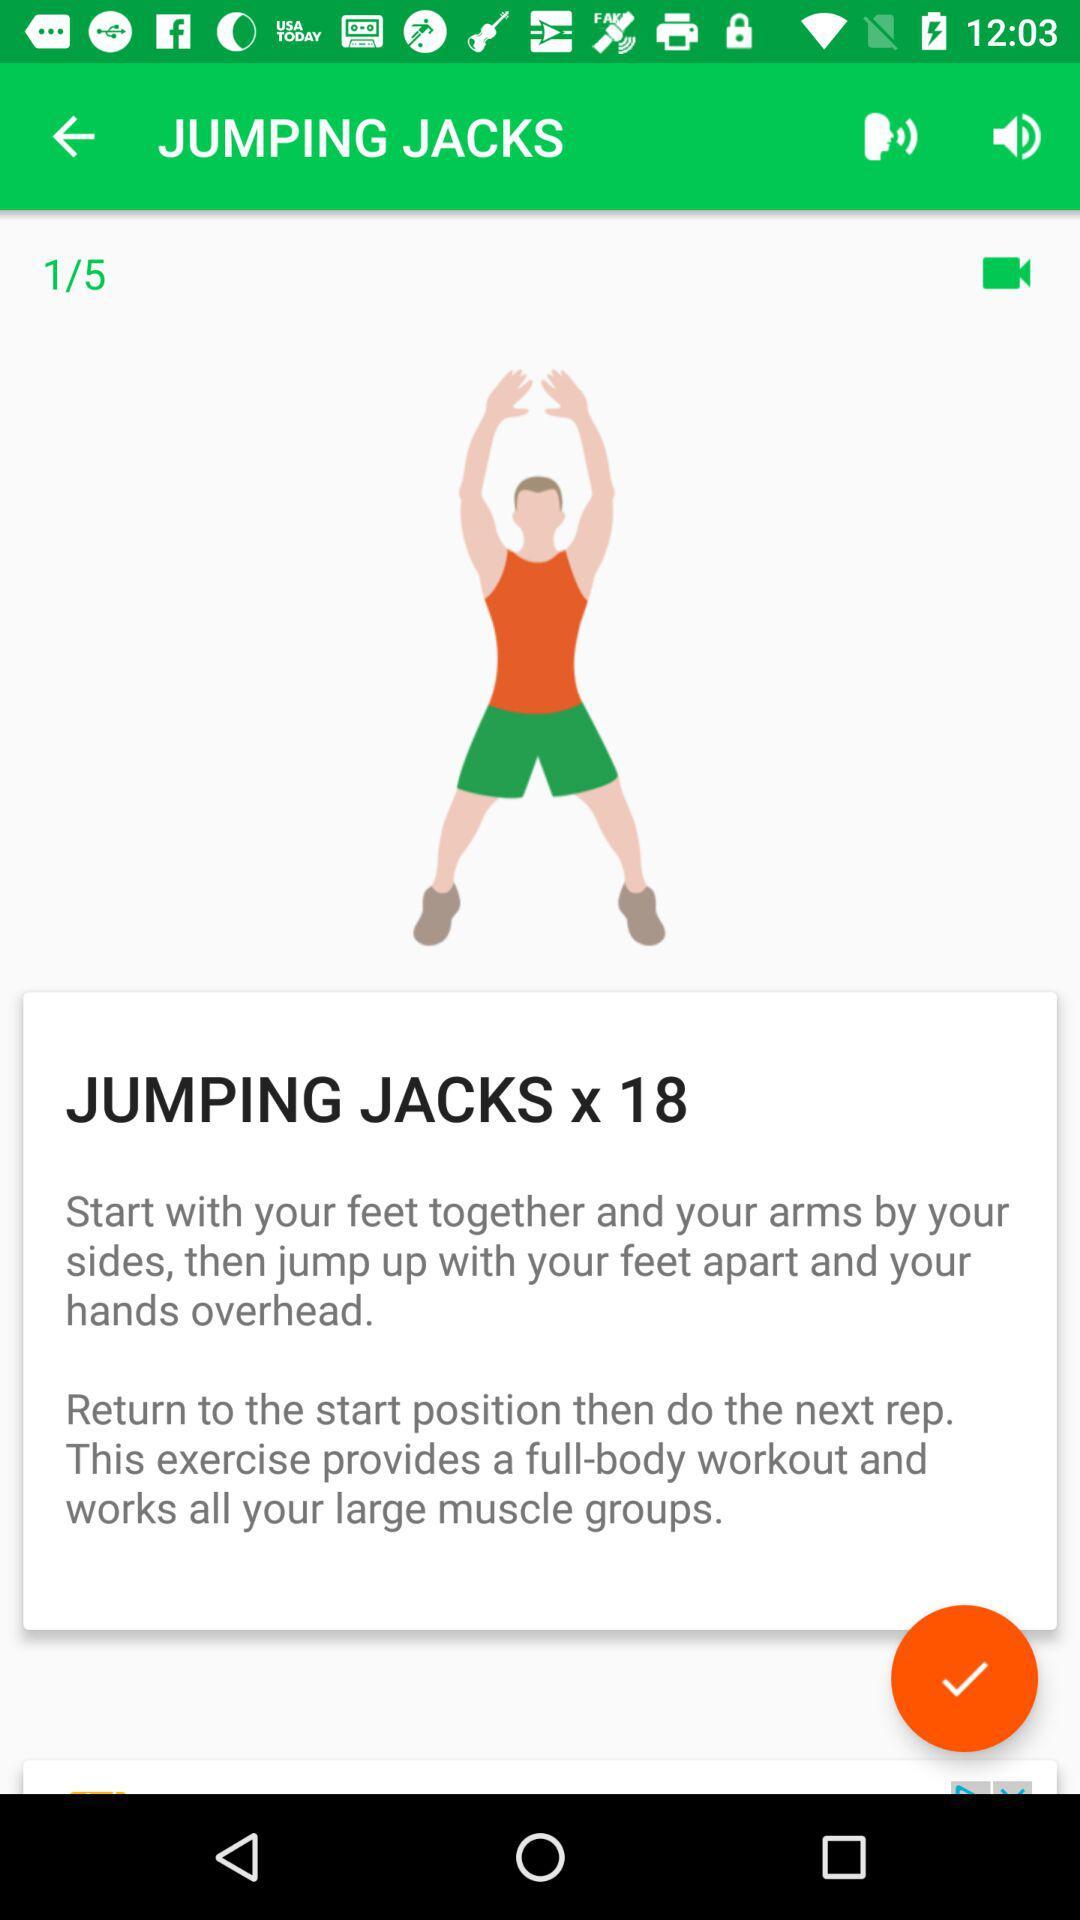 This screenshot has width=1080, height=1920. What do you see at coordinates (72, 135) in the screenshot?
I see `the icon at the top left corner` at bounding box center [72, 135].